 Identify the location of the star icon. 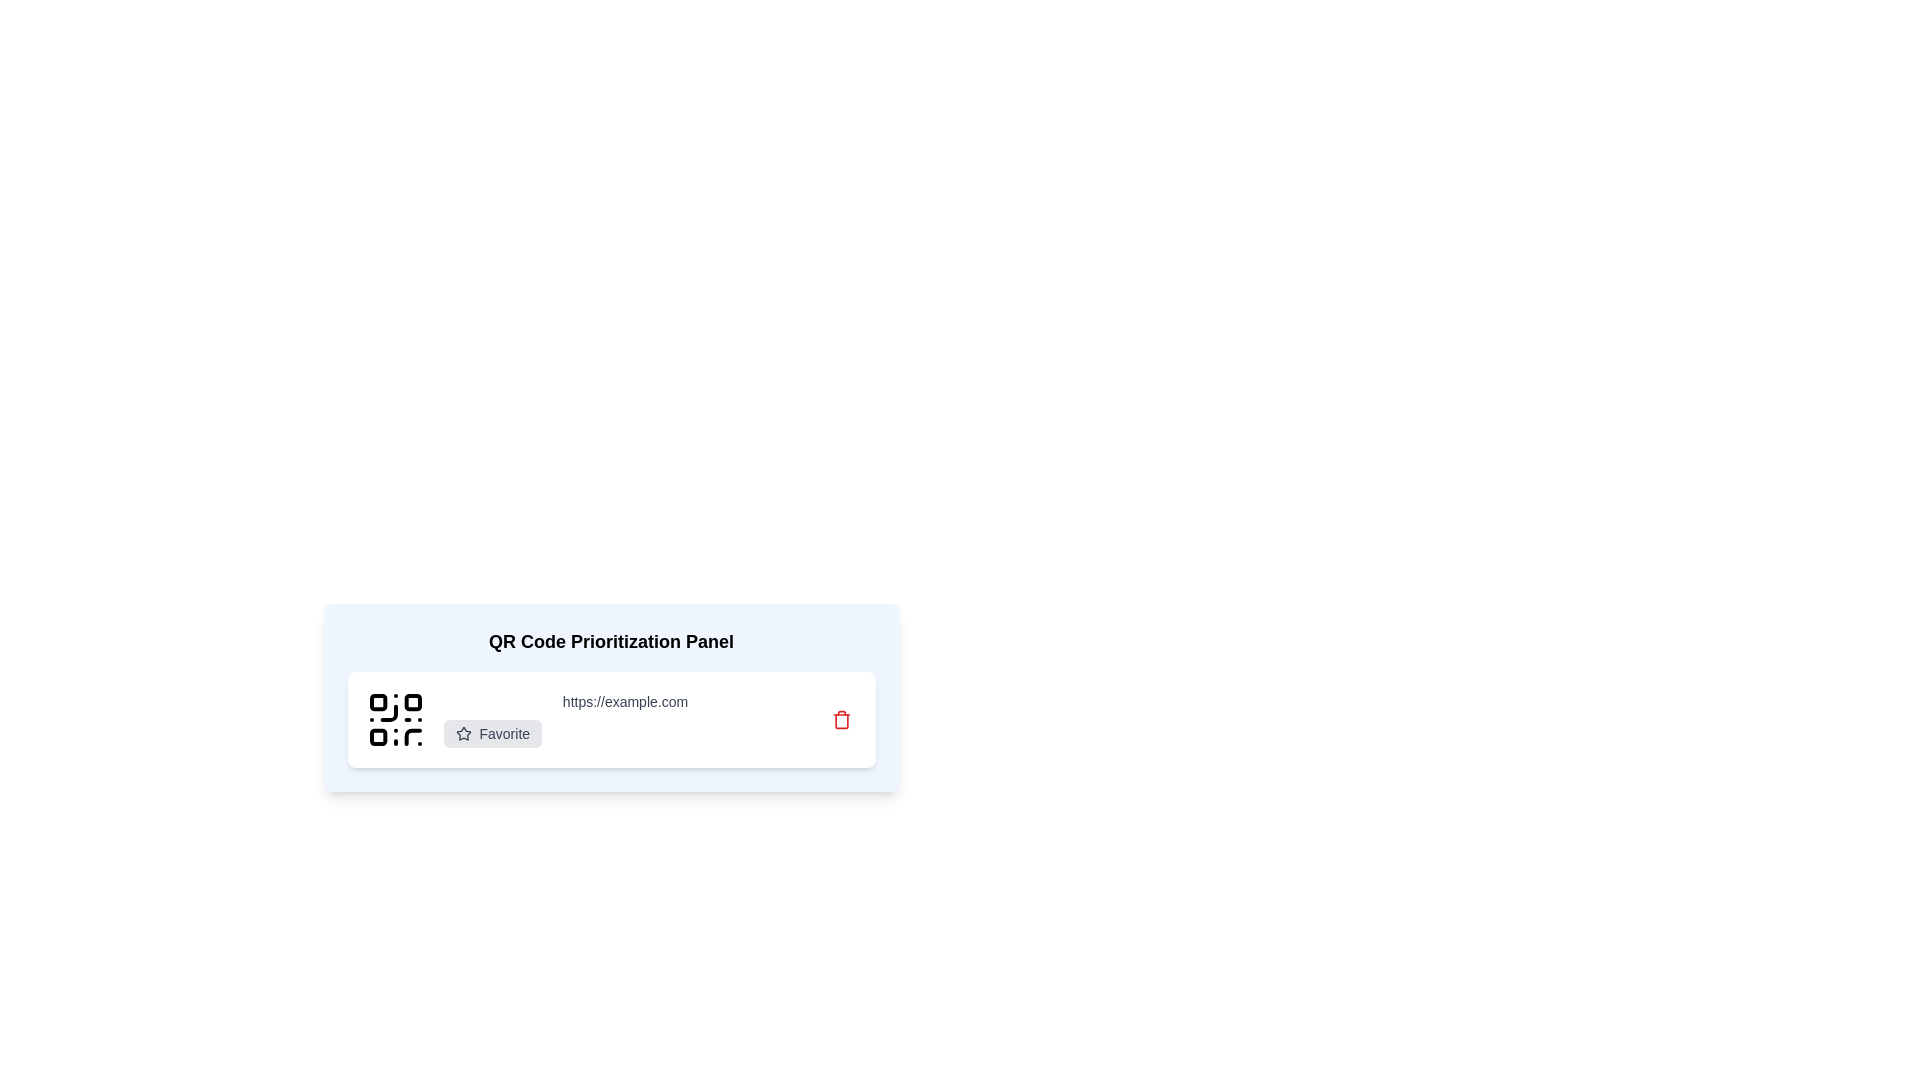
(462, 733).